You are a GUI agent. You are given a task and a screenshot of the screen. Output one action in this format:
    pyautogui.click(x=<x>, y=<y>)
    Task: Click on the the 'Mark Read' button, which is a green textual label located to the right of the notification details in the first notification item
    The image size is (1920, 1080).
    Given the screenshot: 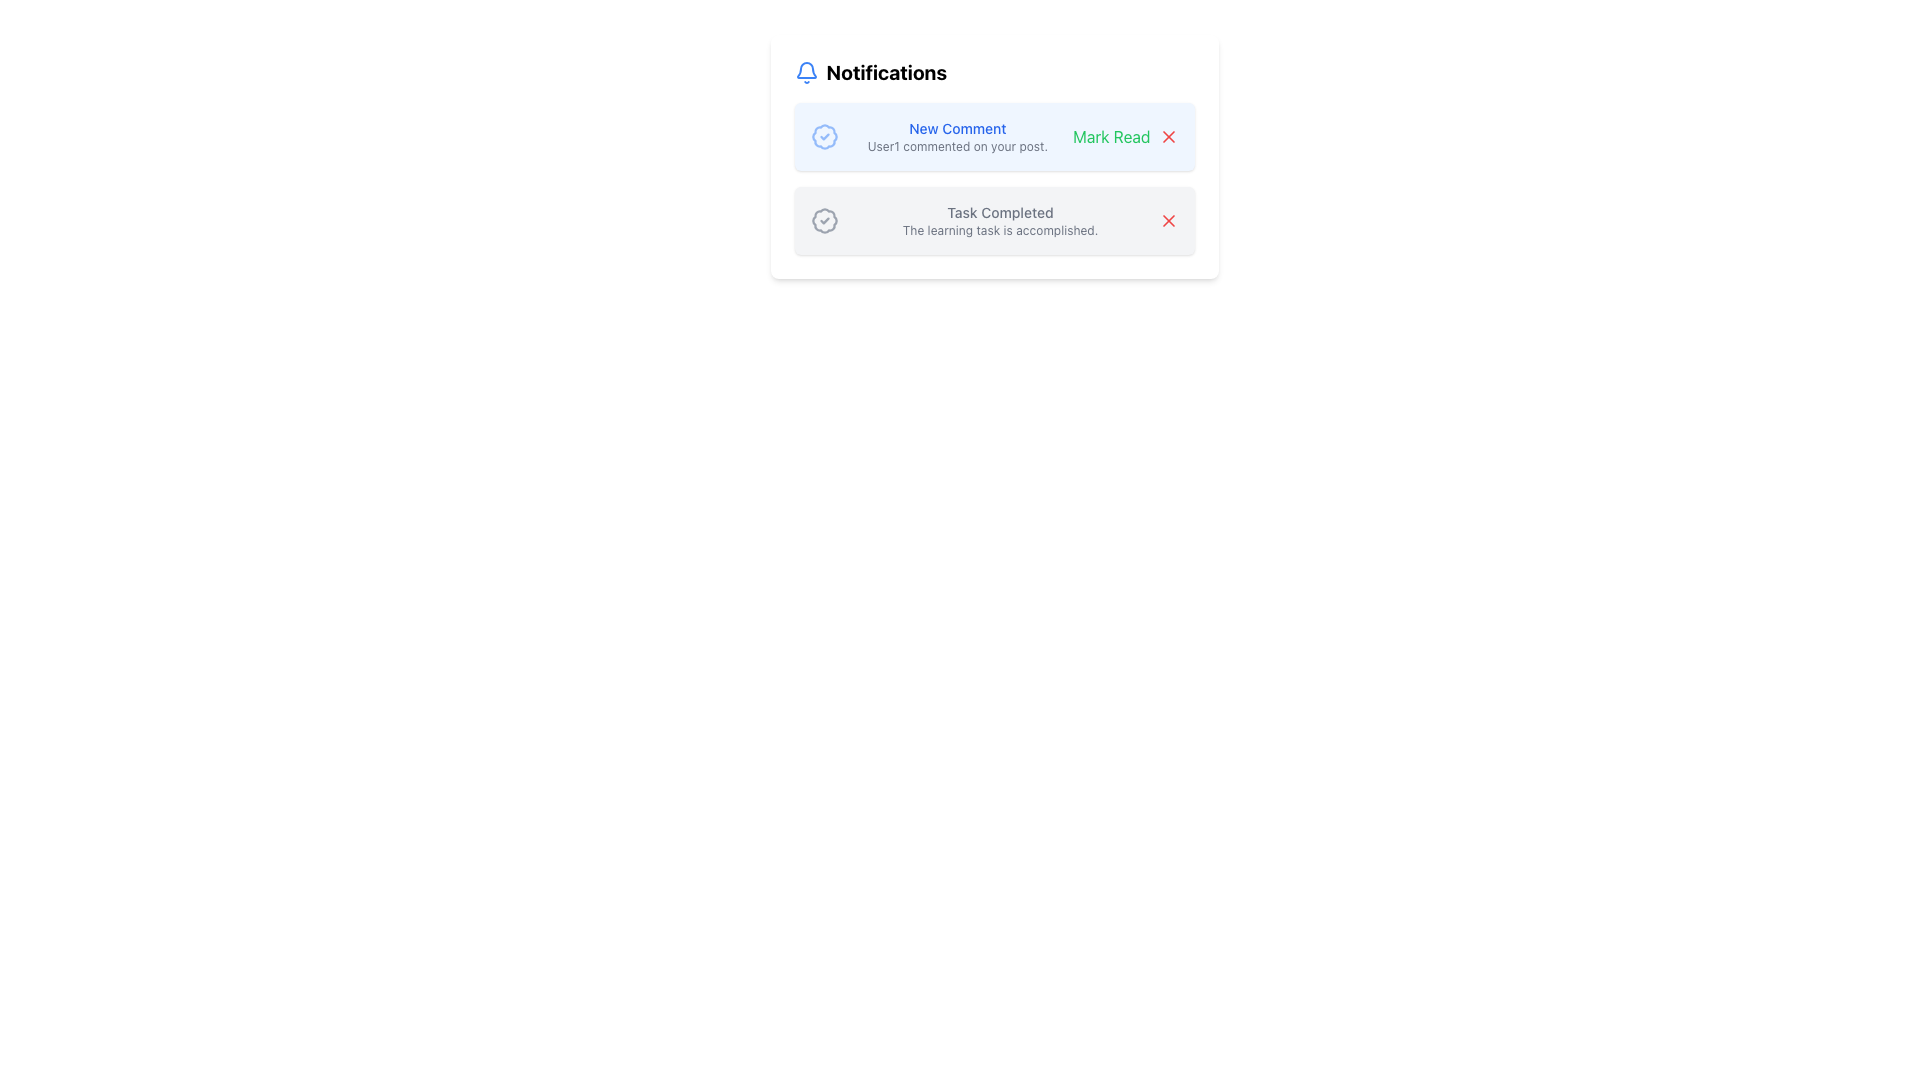 What is the action you would take?
    pyautogui.click(x=1110, y=136)
    